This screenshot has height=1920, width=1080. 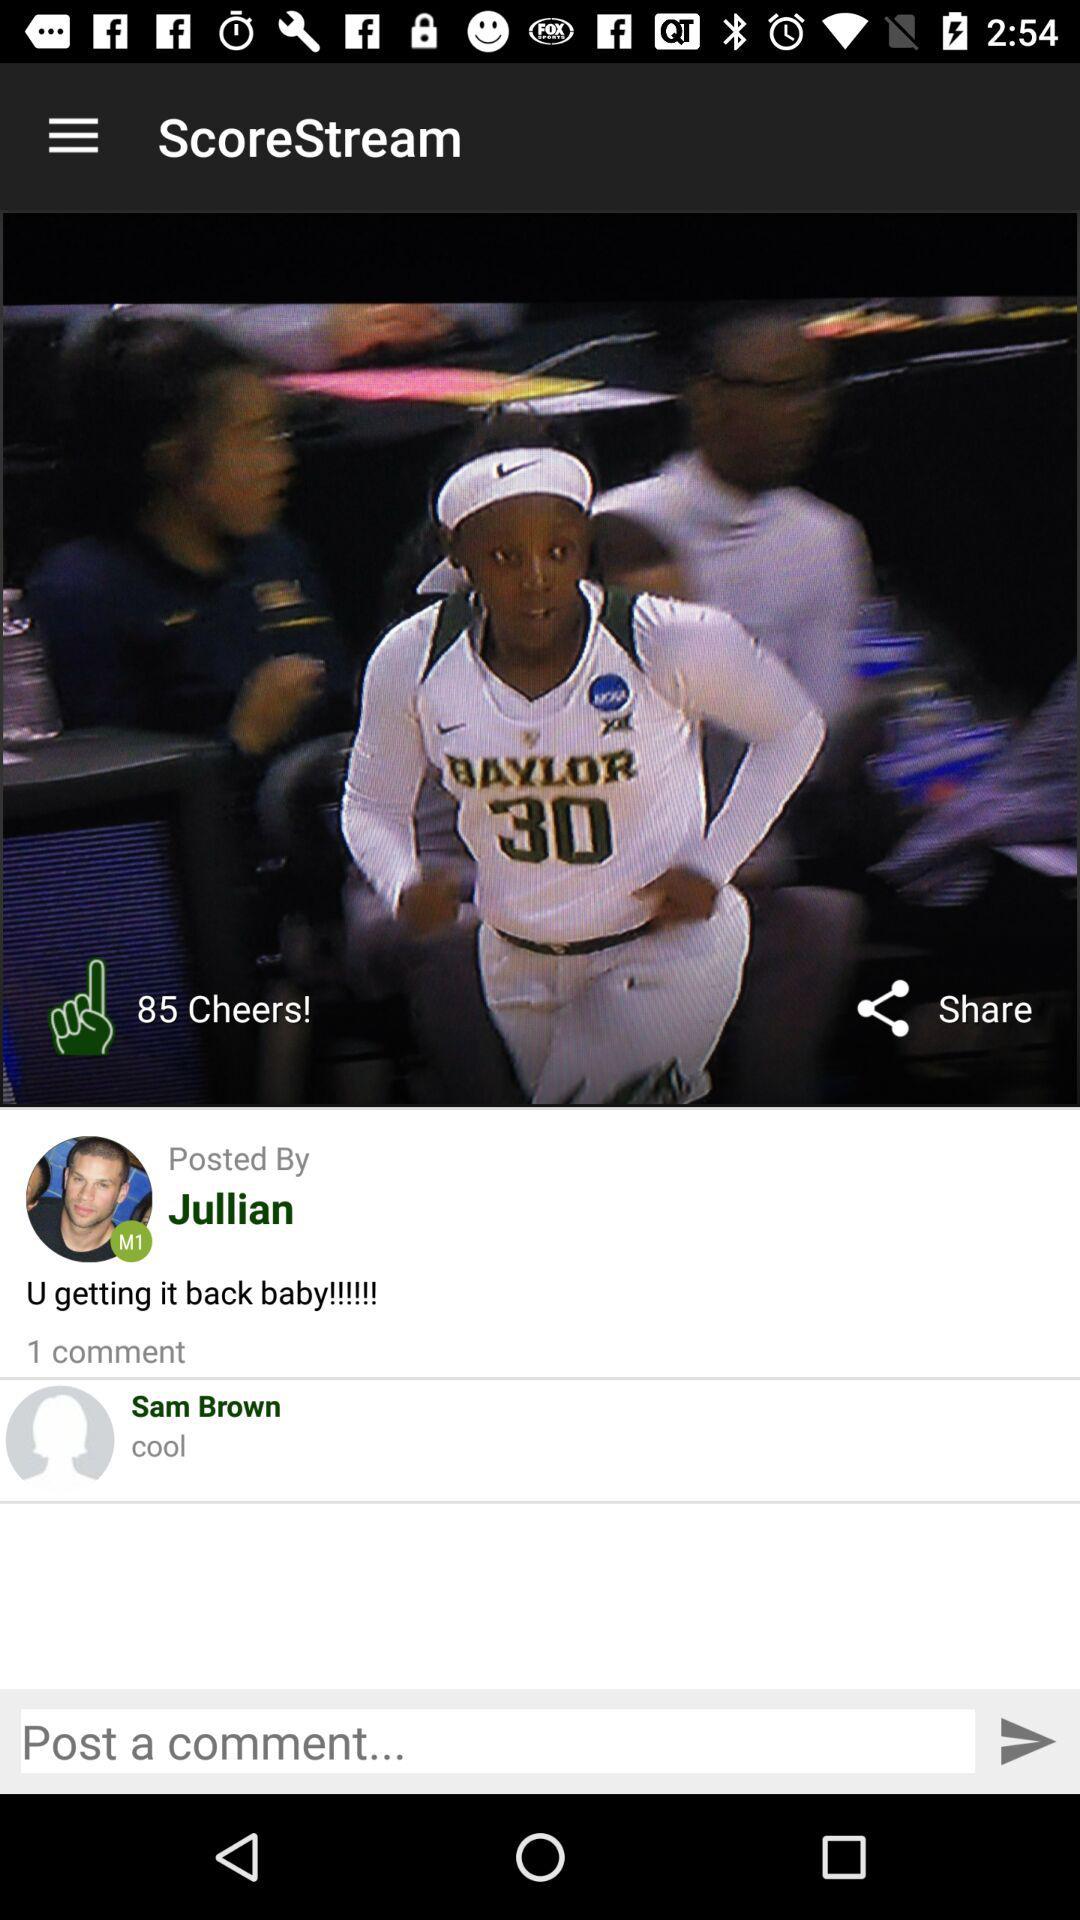 What do you see at coordinates (131, 1240) in the screenshot?
I see `m1 item` at bounding box center [131, 1240].